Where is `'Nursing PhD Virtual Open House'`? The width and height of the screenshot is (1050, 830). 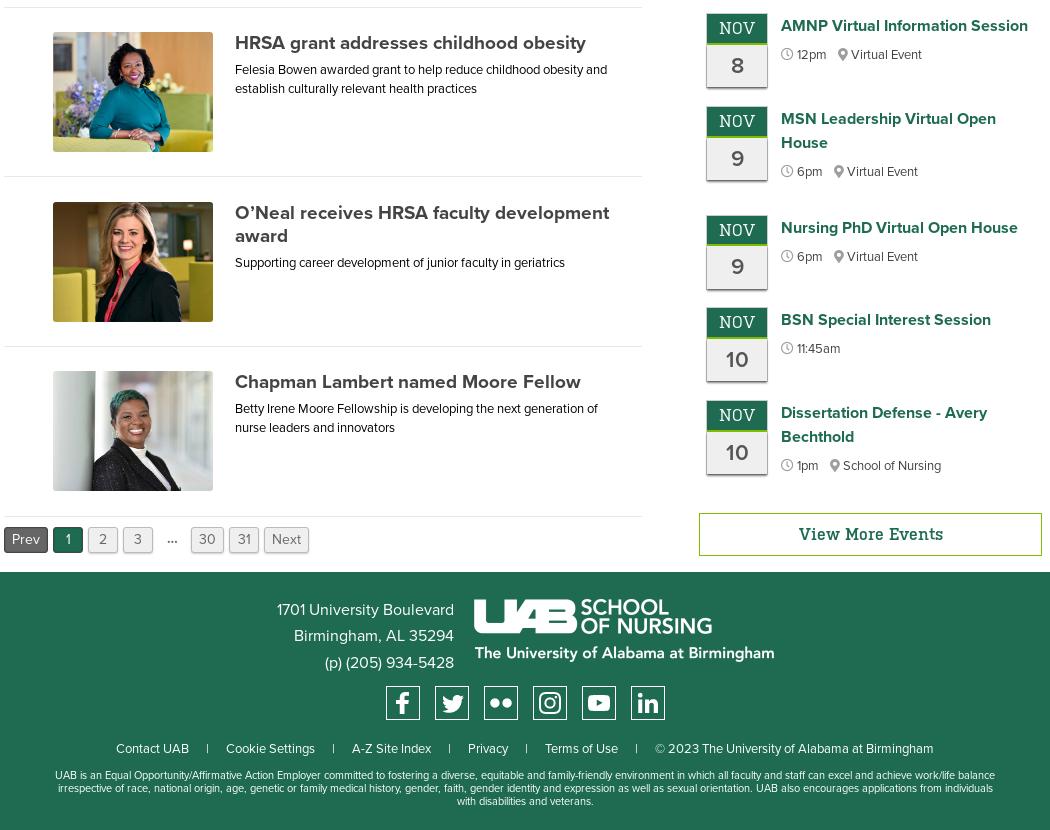
'Nursing PhD Virtual Open House' is located at coordinates (898, 226).